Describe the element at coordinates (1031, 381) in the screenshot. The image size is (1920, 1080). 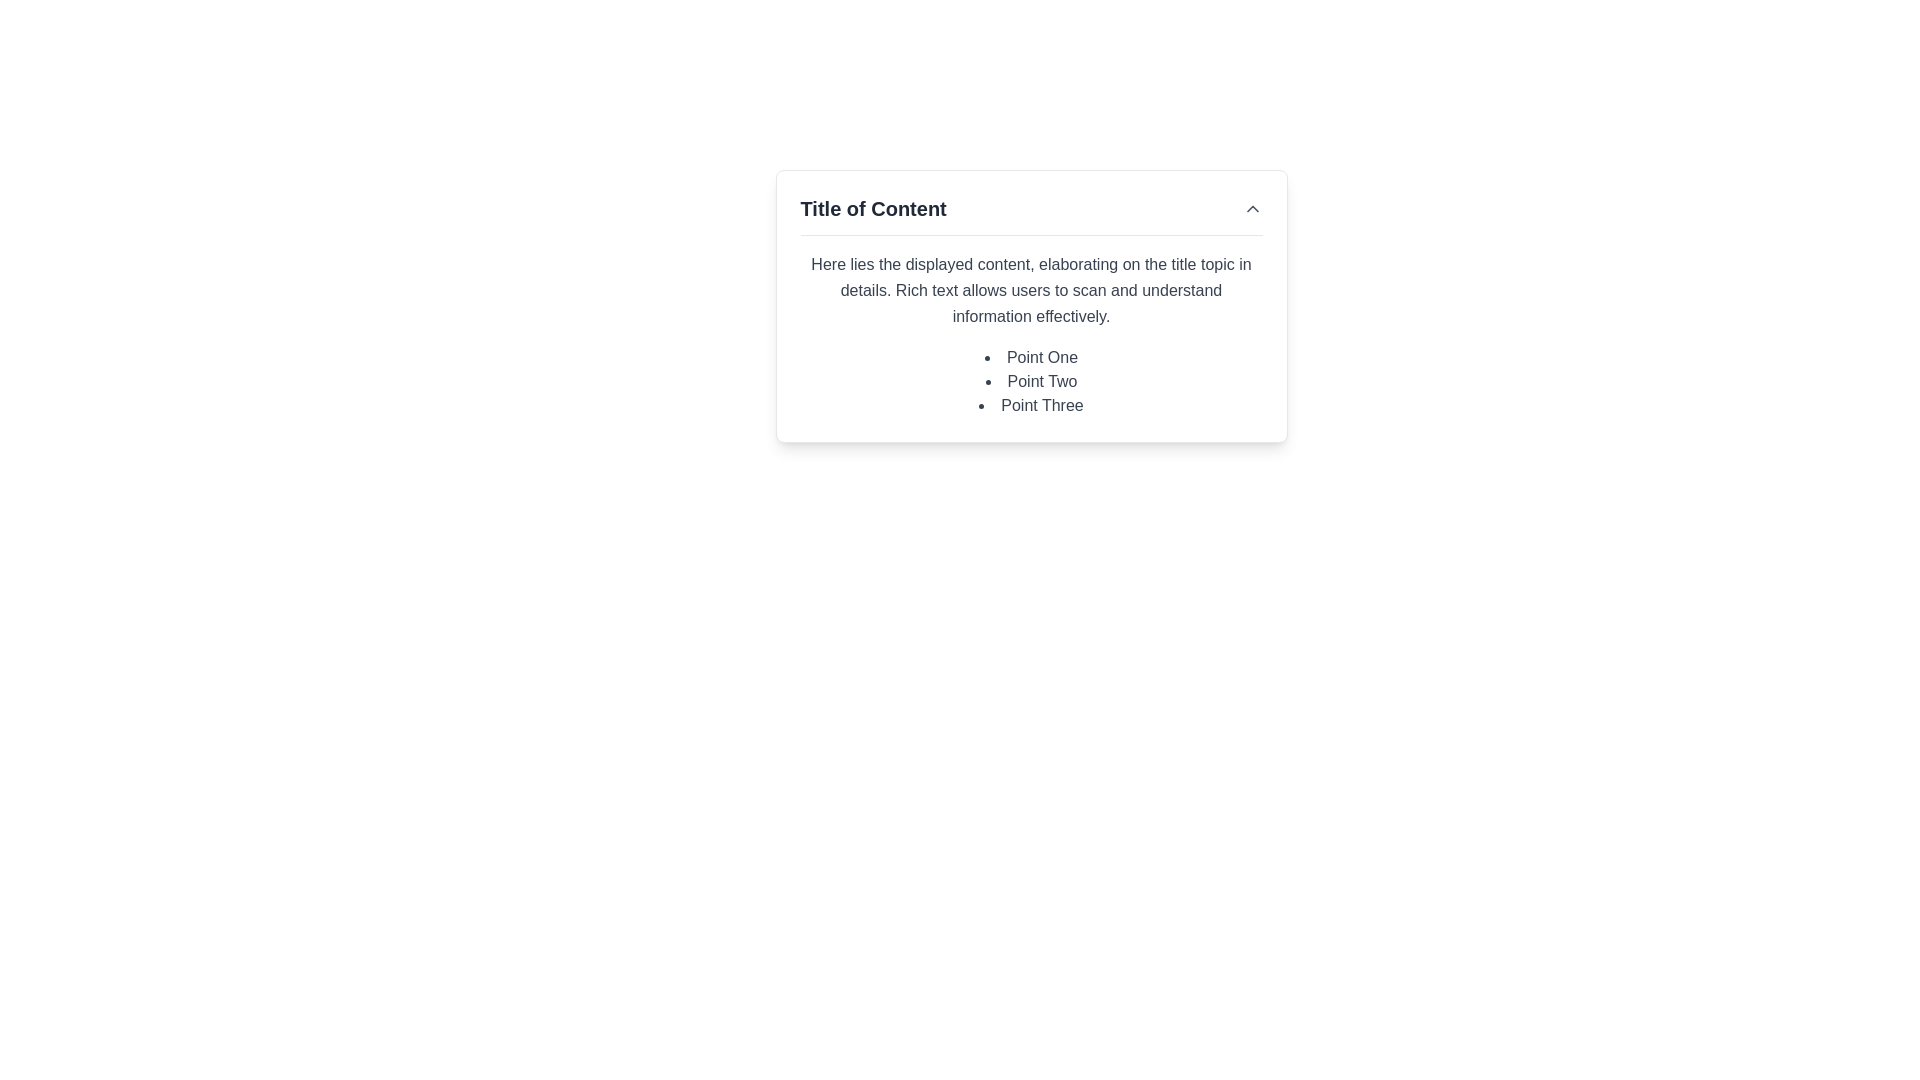
I see `the bullet-point list containing 'Point One', 'Point Two', and 'Point Three' to interact with it` at that location.